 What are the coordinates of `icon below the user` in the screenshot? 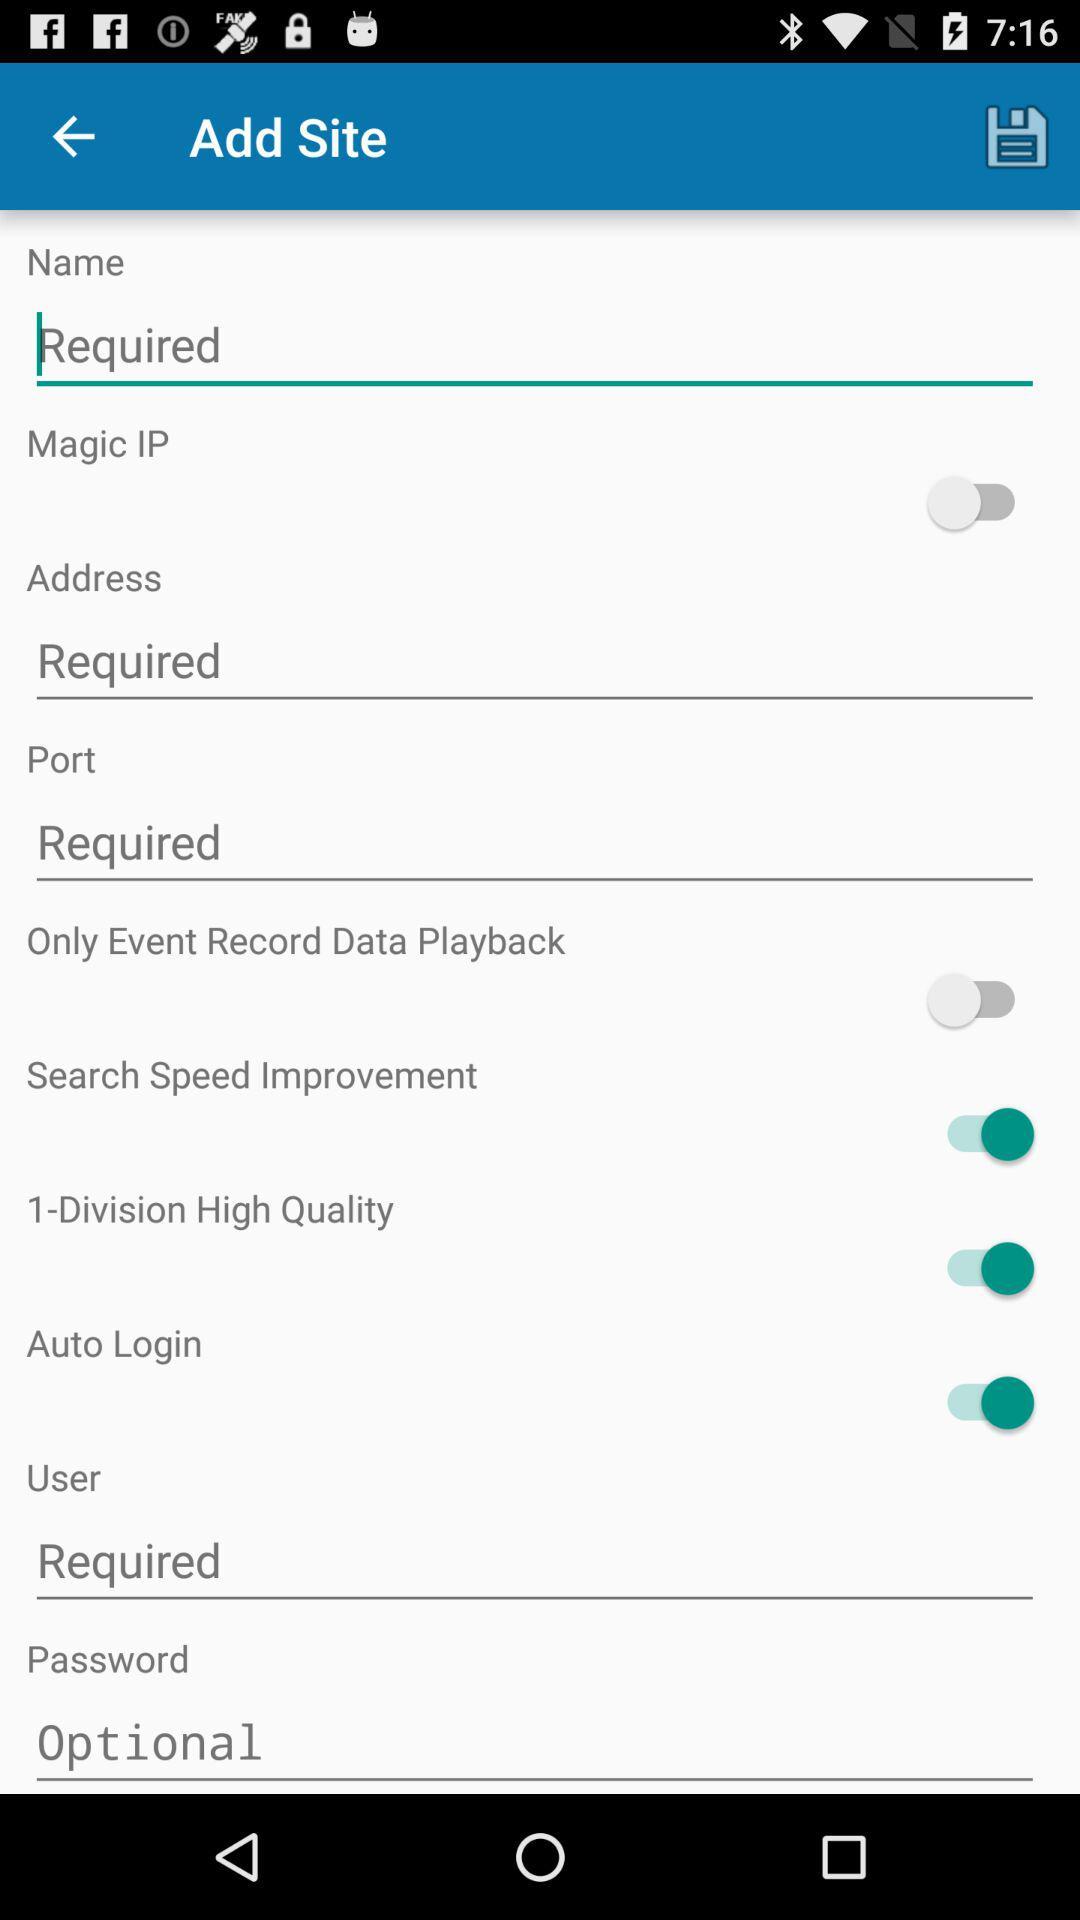 It's located at (533, 1559).